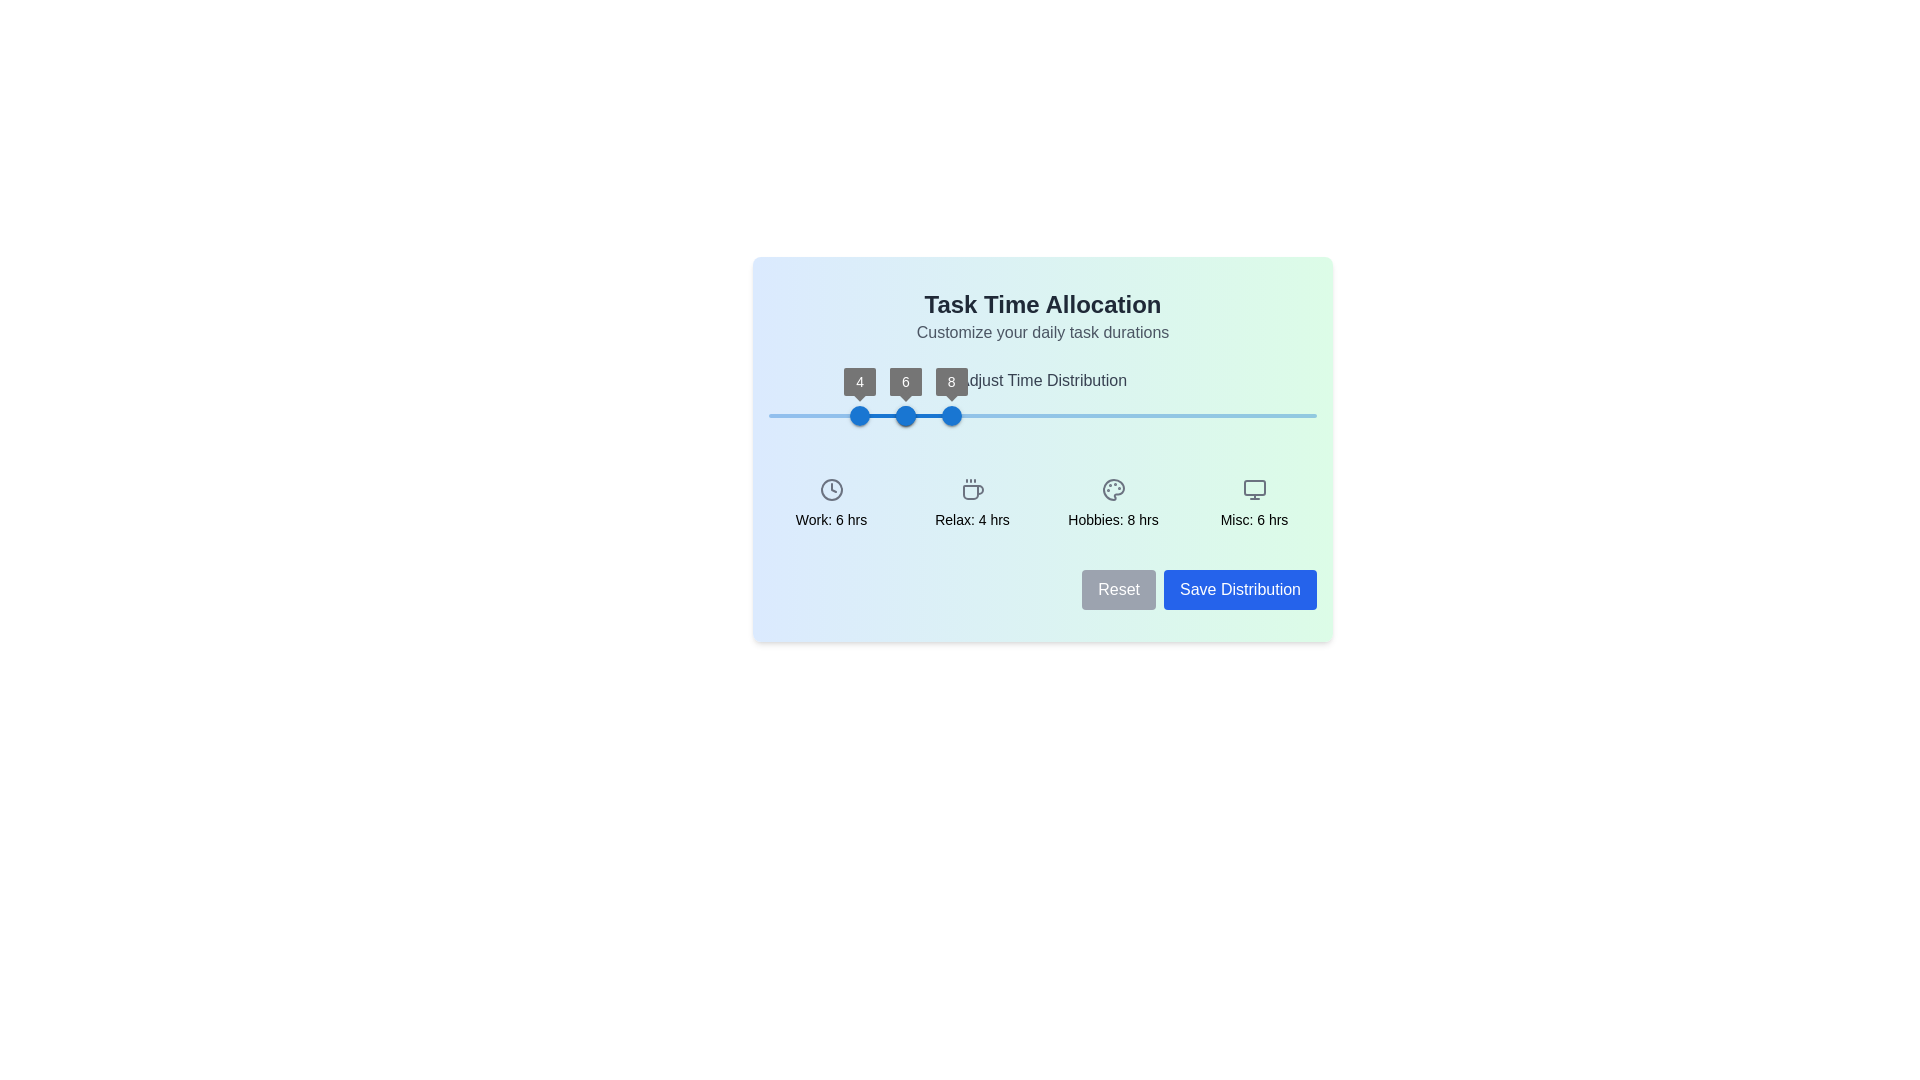  What do you see at coordinates (886, 415) in the screenshot?
I see `the slider` at bounding box center [886, 415].